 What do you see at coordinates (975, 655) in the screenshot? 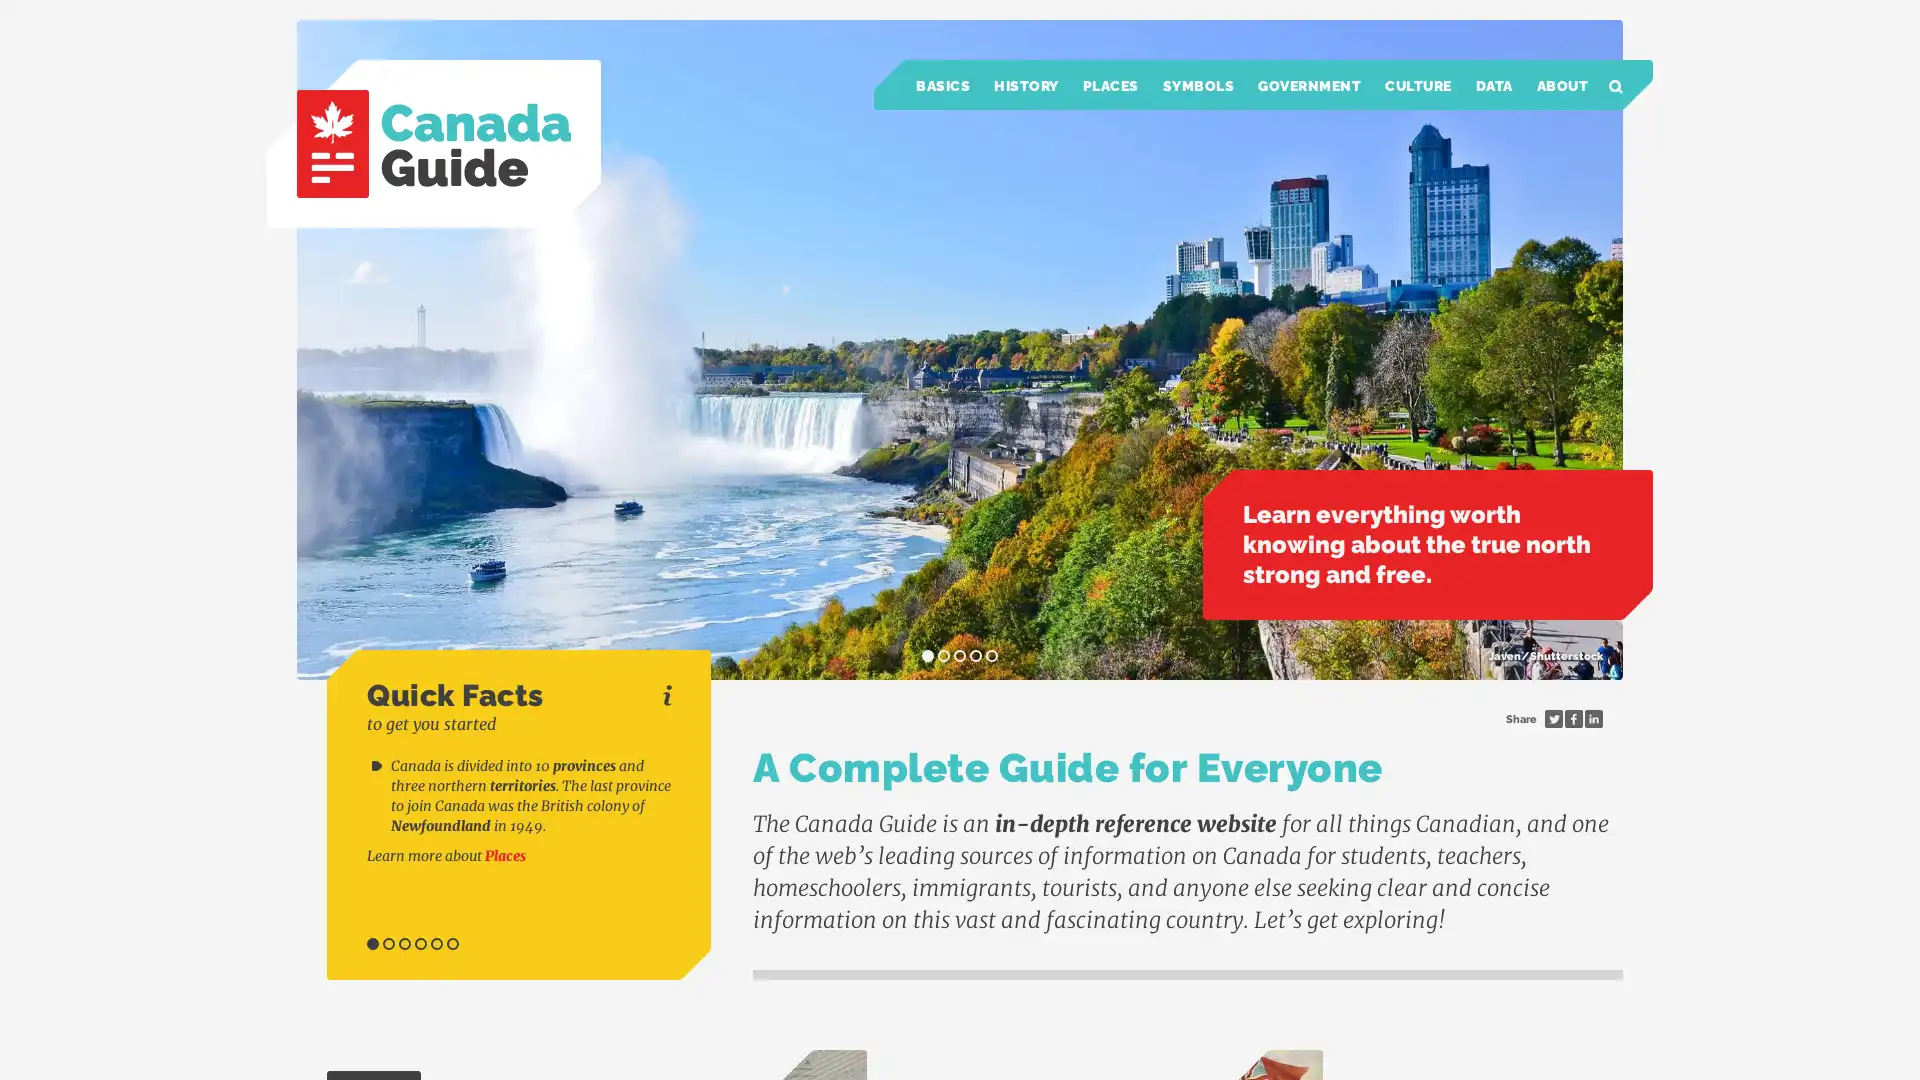
I see `Go to slide 4` at bounding box center [975, 655].